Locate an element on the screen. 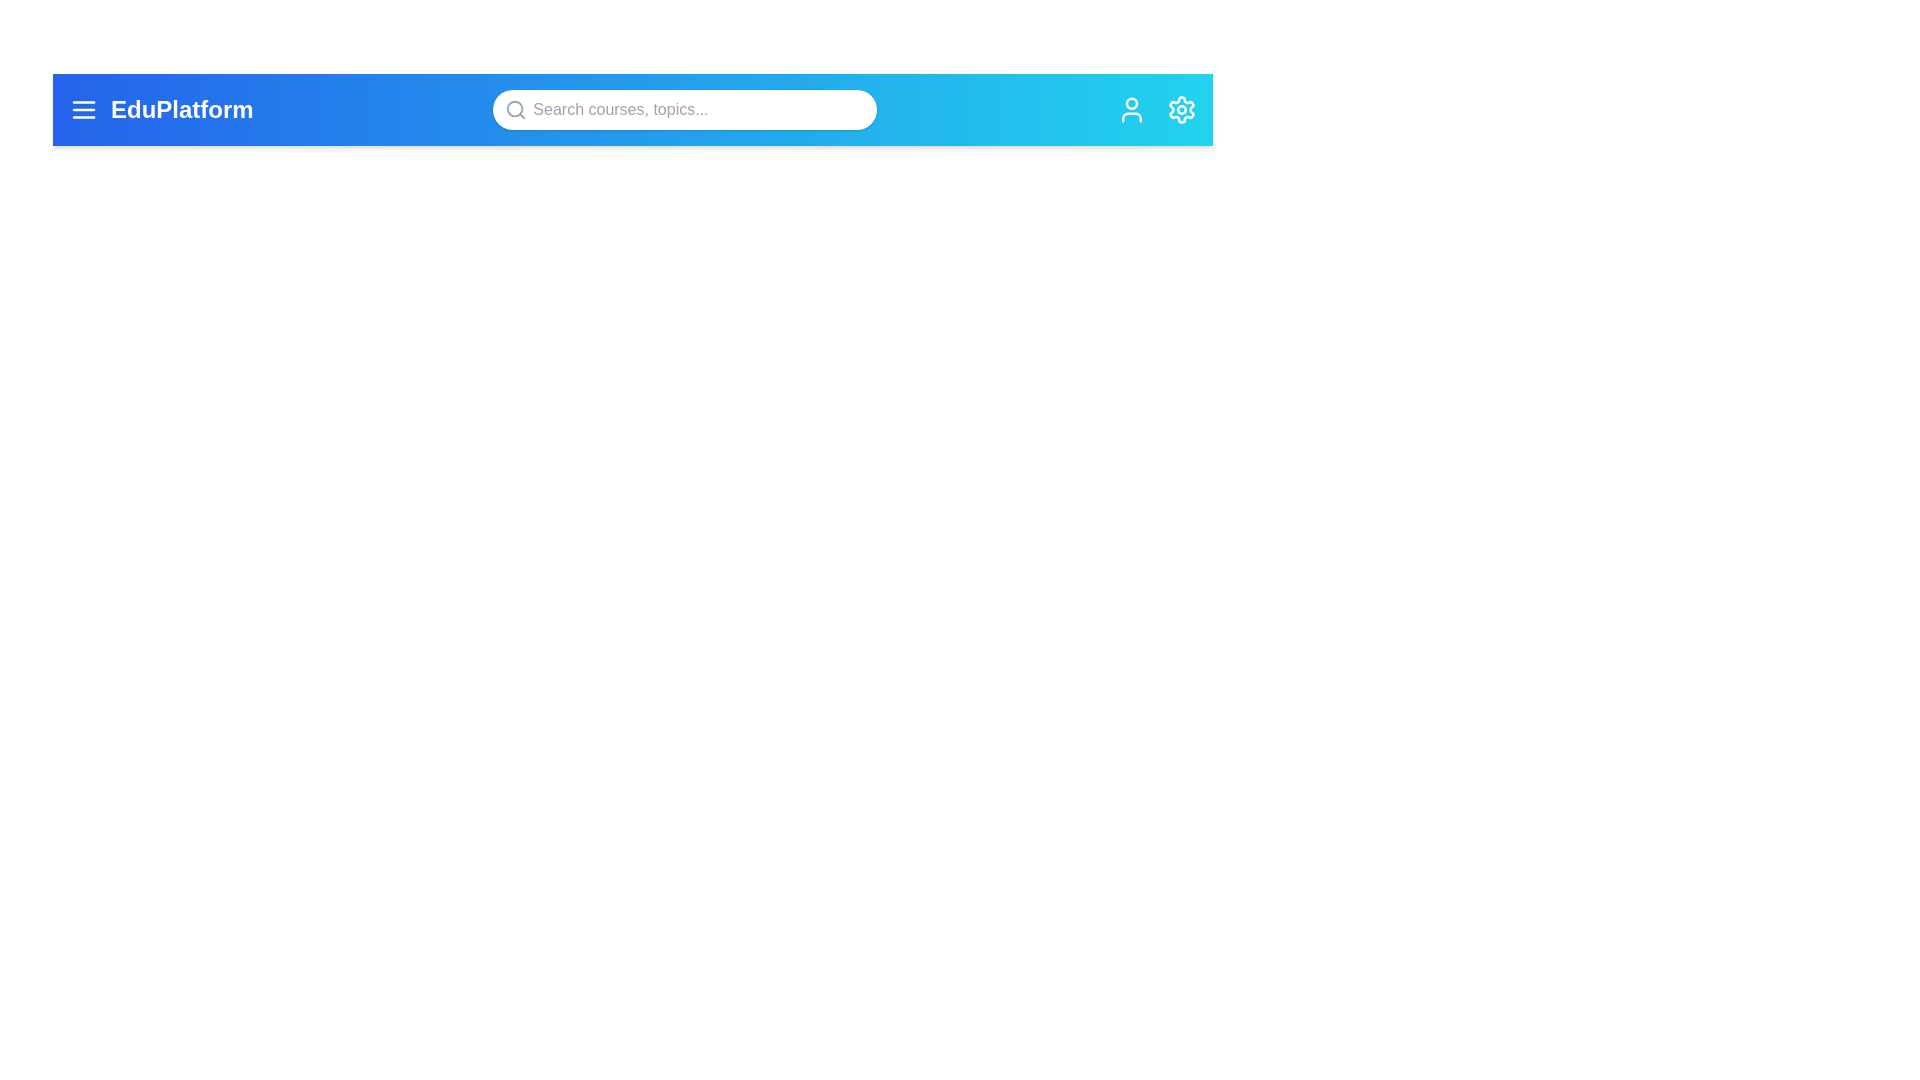  the menu icon to open the navigation drawer is located at coordinates (82, 110).